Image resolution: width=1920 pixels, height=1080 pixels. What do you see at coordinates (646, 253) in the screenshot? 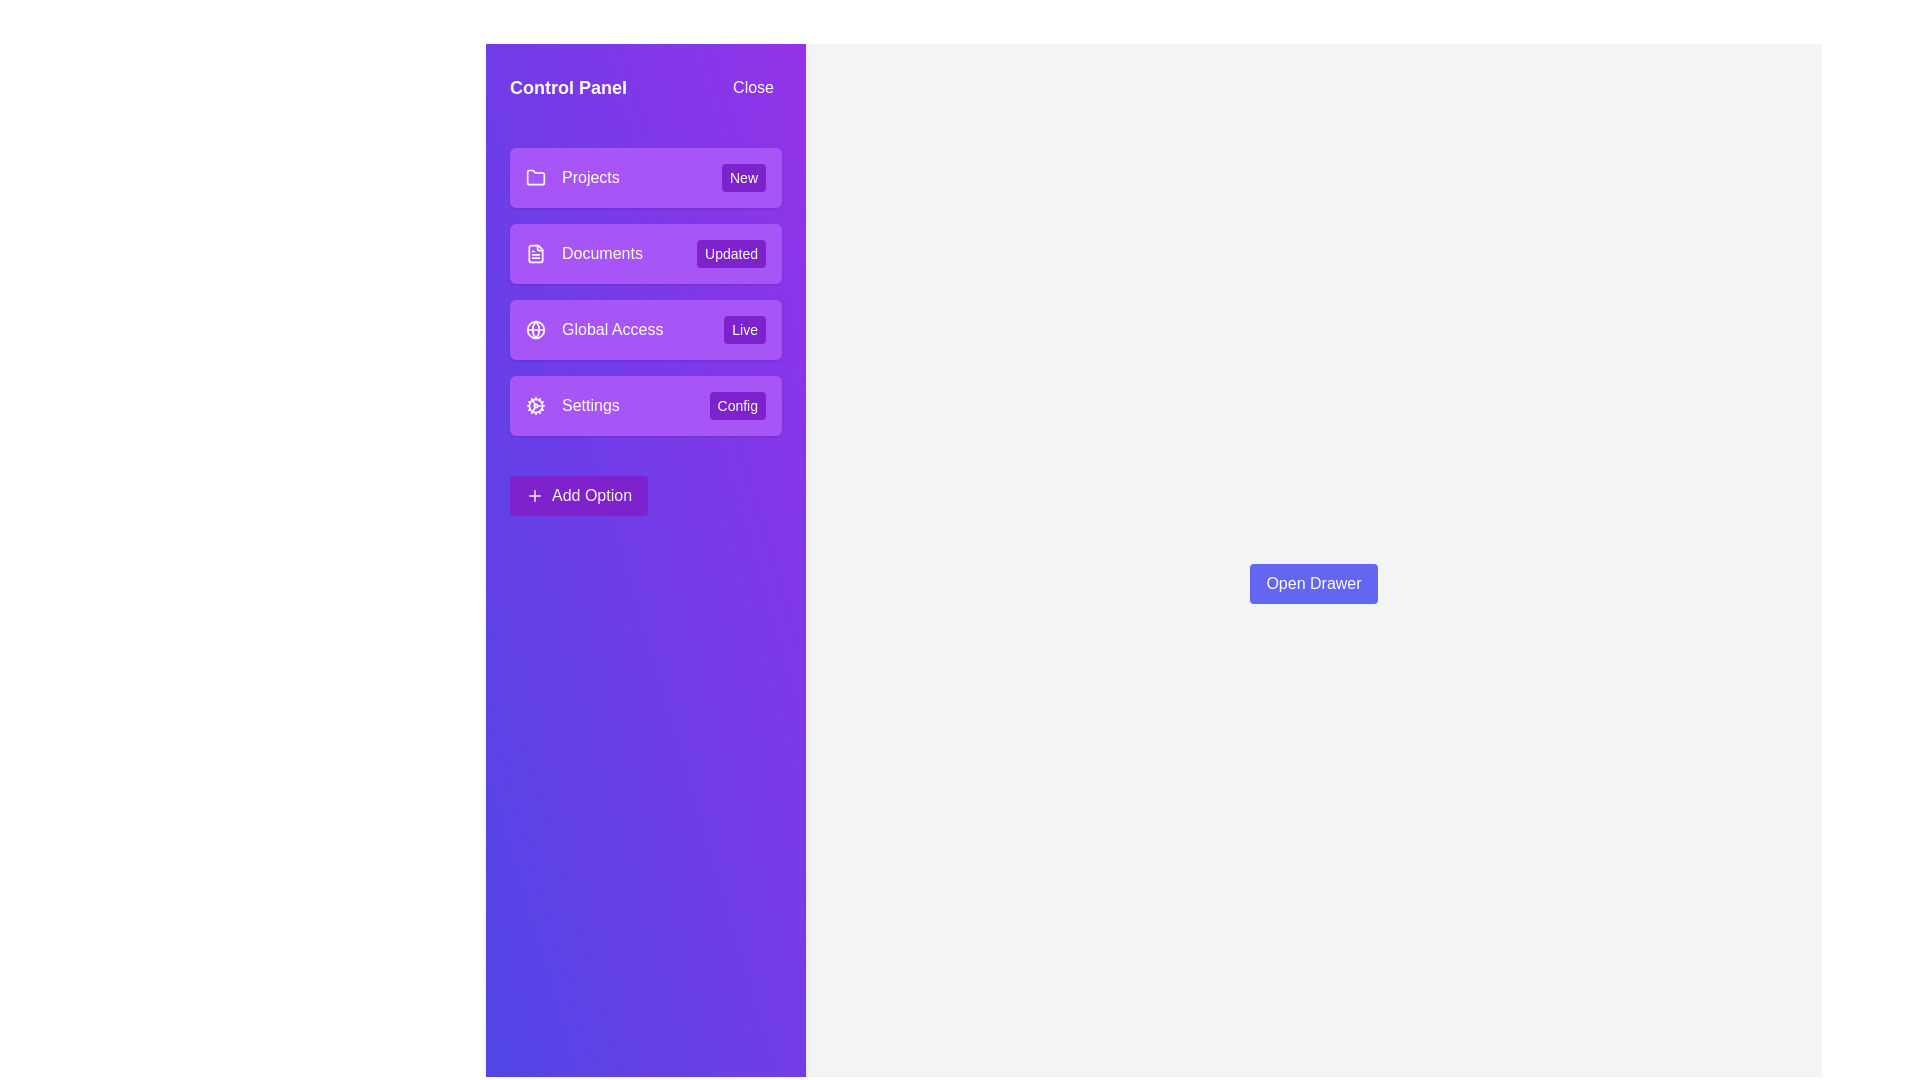
I see `the menu item with the title Documents` at bounding box center [646, 253].